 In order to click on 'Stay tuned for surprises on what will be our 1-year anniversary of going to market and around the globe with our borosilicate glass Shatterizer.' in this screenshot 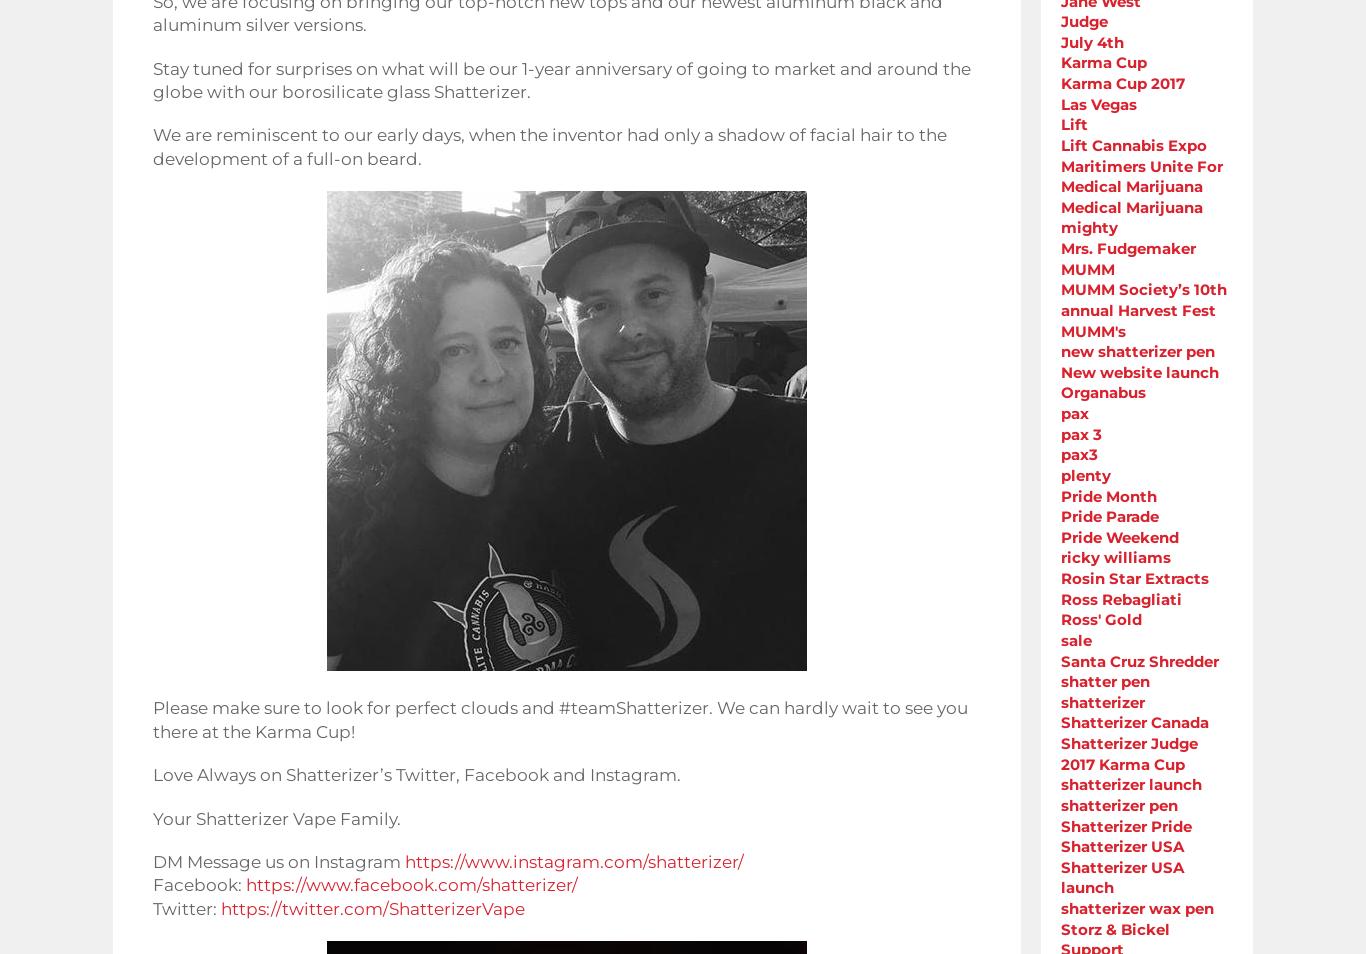, I will do `click(561, 78)`.